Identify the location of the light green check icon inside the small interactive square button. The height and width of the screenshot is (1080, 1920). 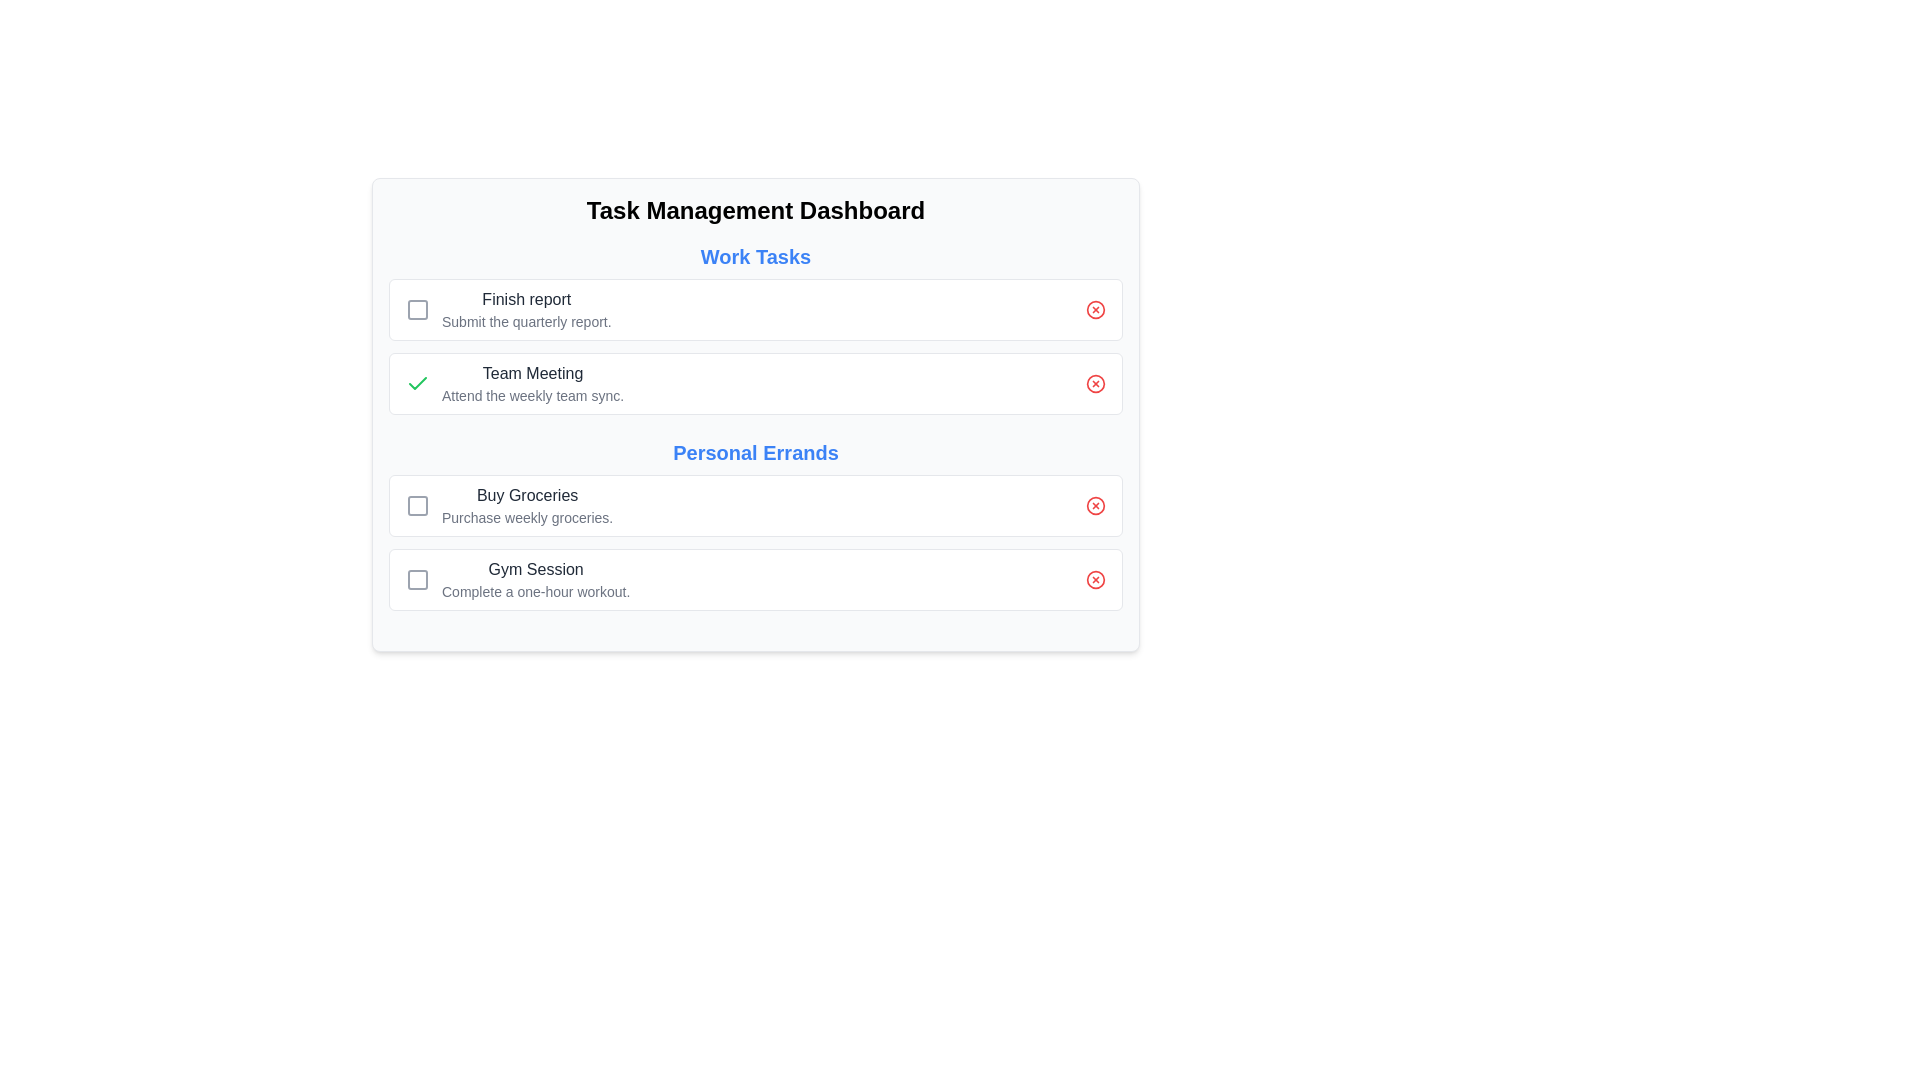
(416, 384).